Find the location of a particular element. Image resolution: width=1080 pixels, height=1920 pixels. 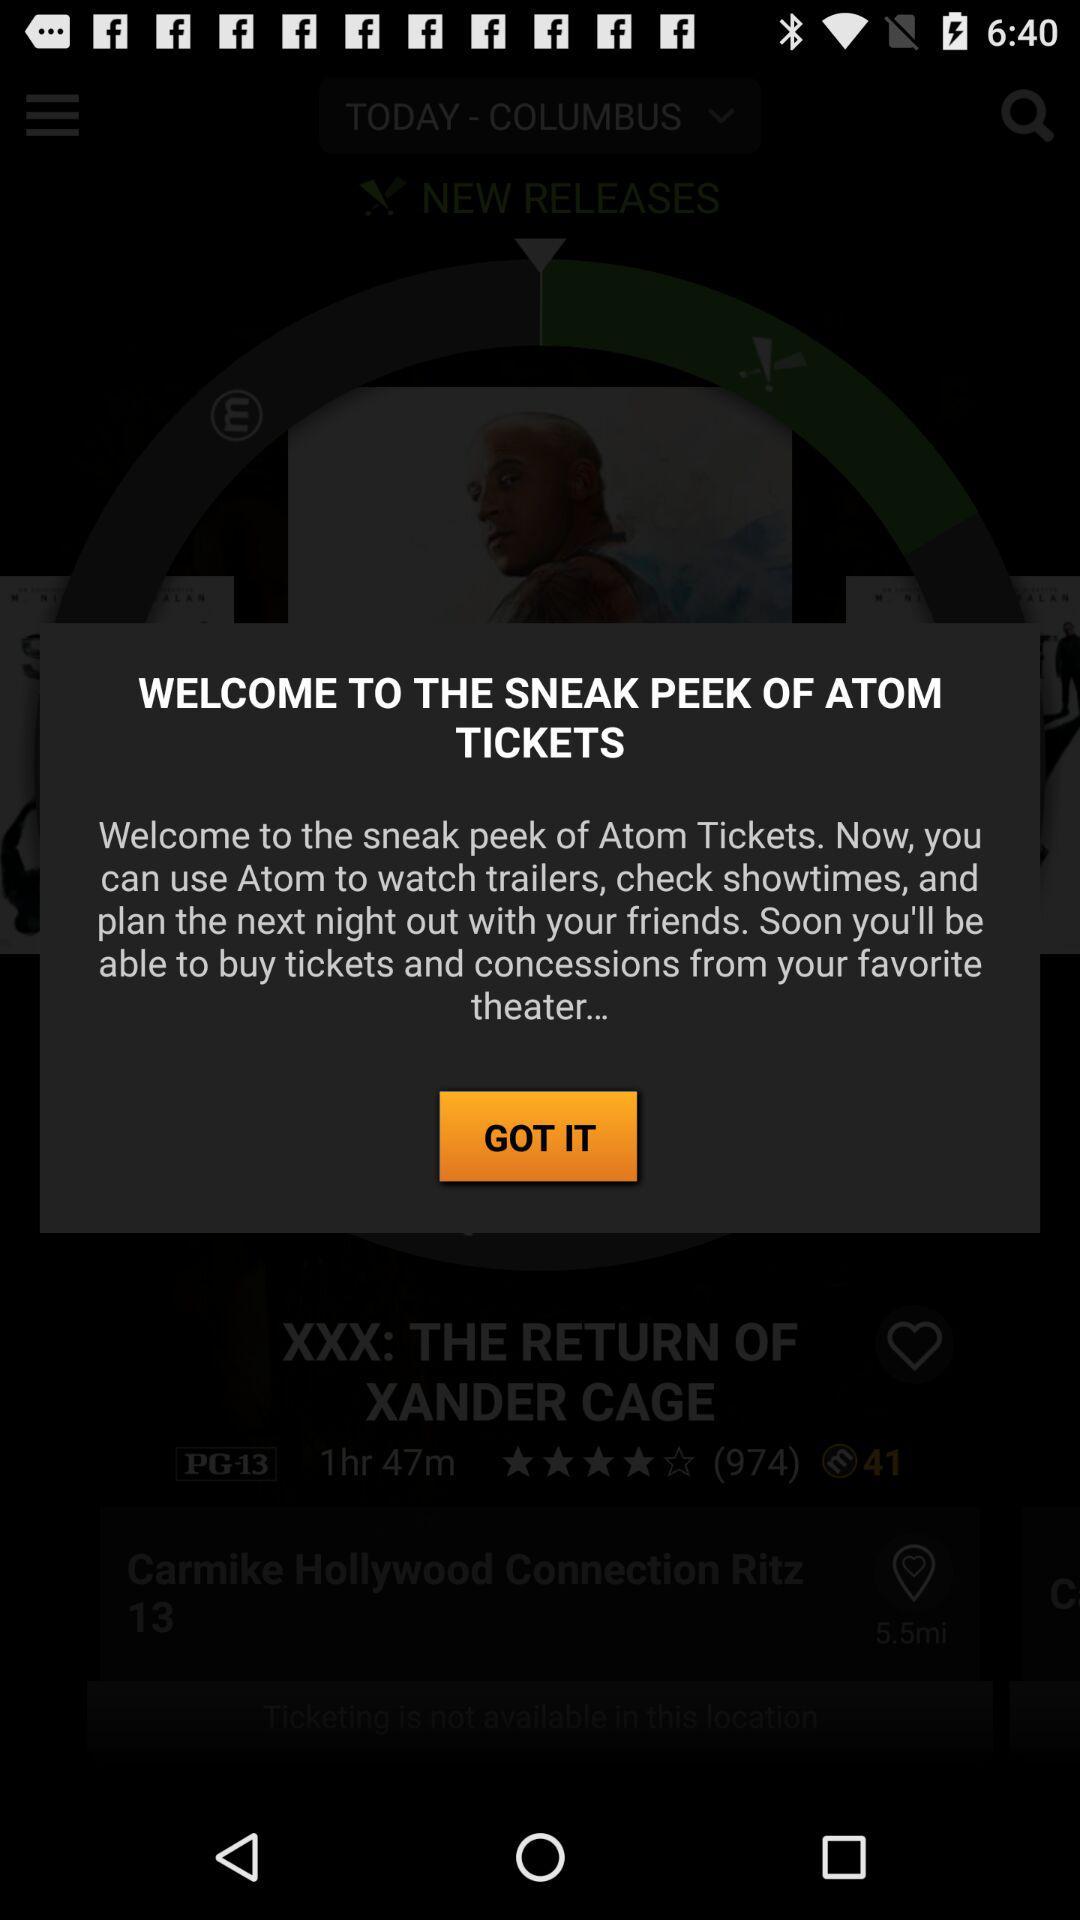

the got it item is located at coordinates (540, 1138).